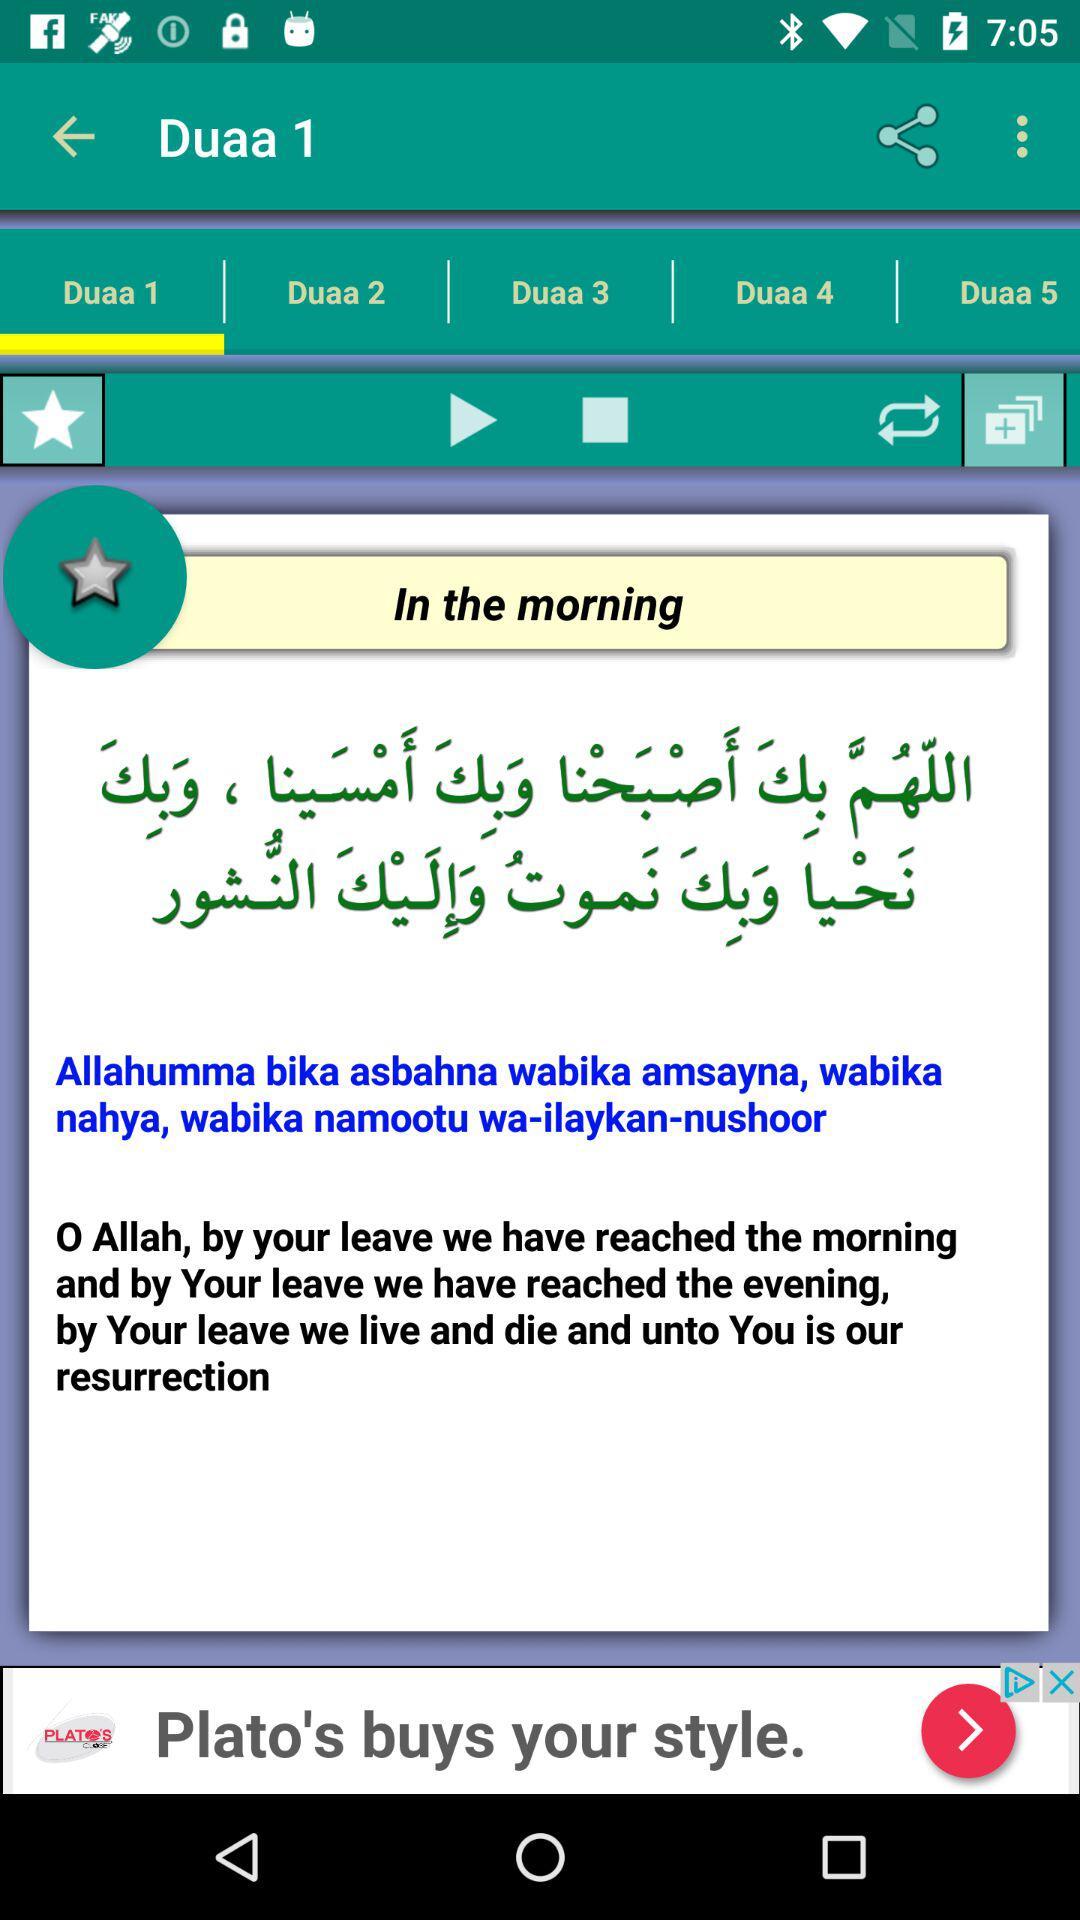 The height and width of the screenshot is (1920, 1080). Describe the element at coordinates (474, 419) in the screenshot. I see `the item next to duaa 1` at that location.